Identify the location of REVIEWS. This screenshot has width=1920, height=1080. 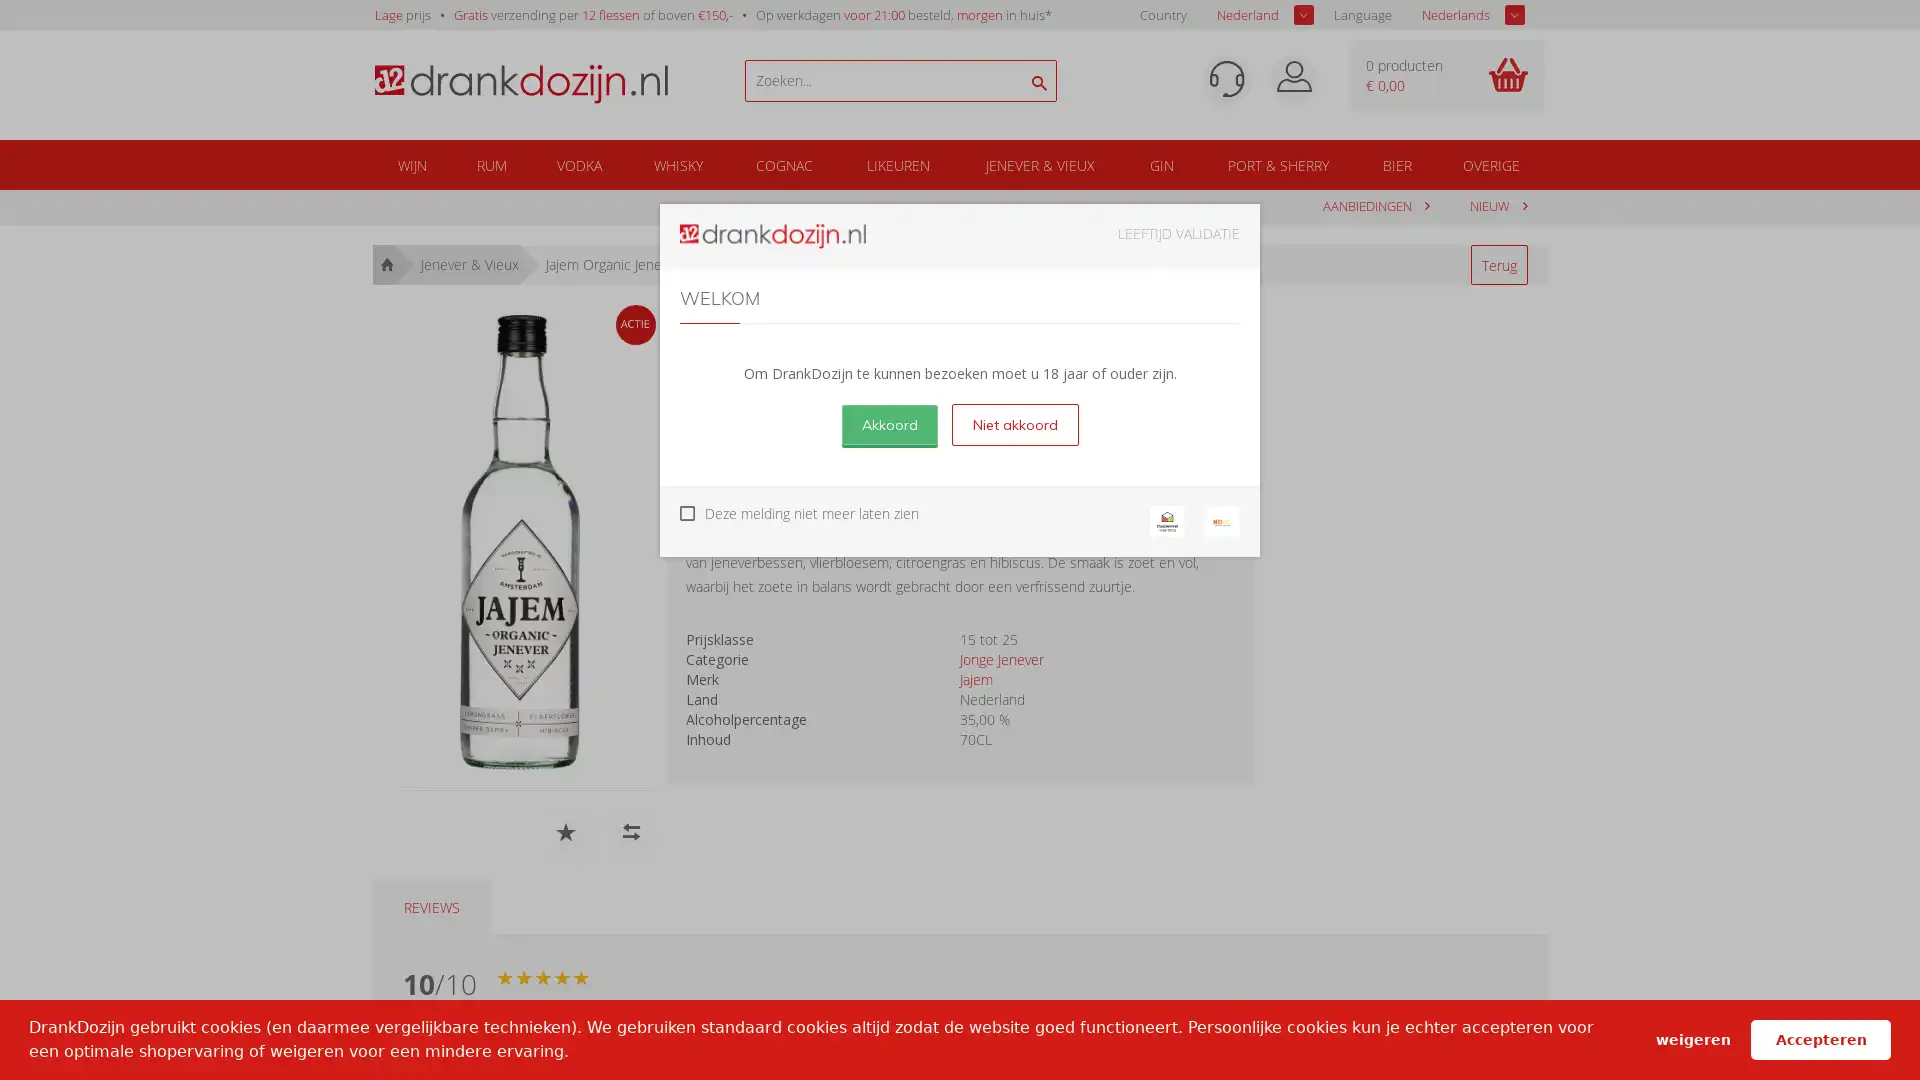
(430, 907).